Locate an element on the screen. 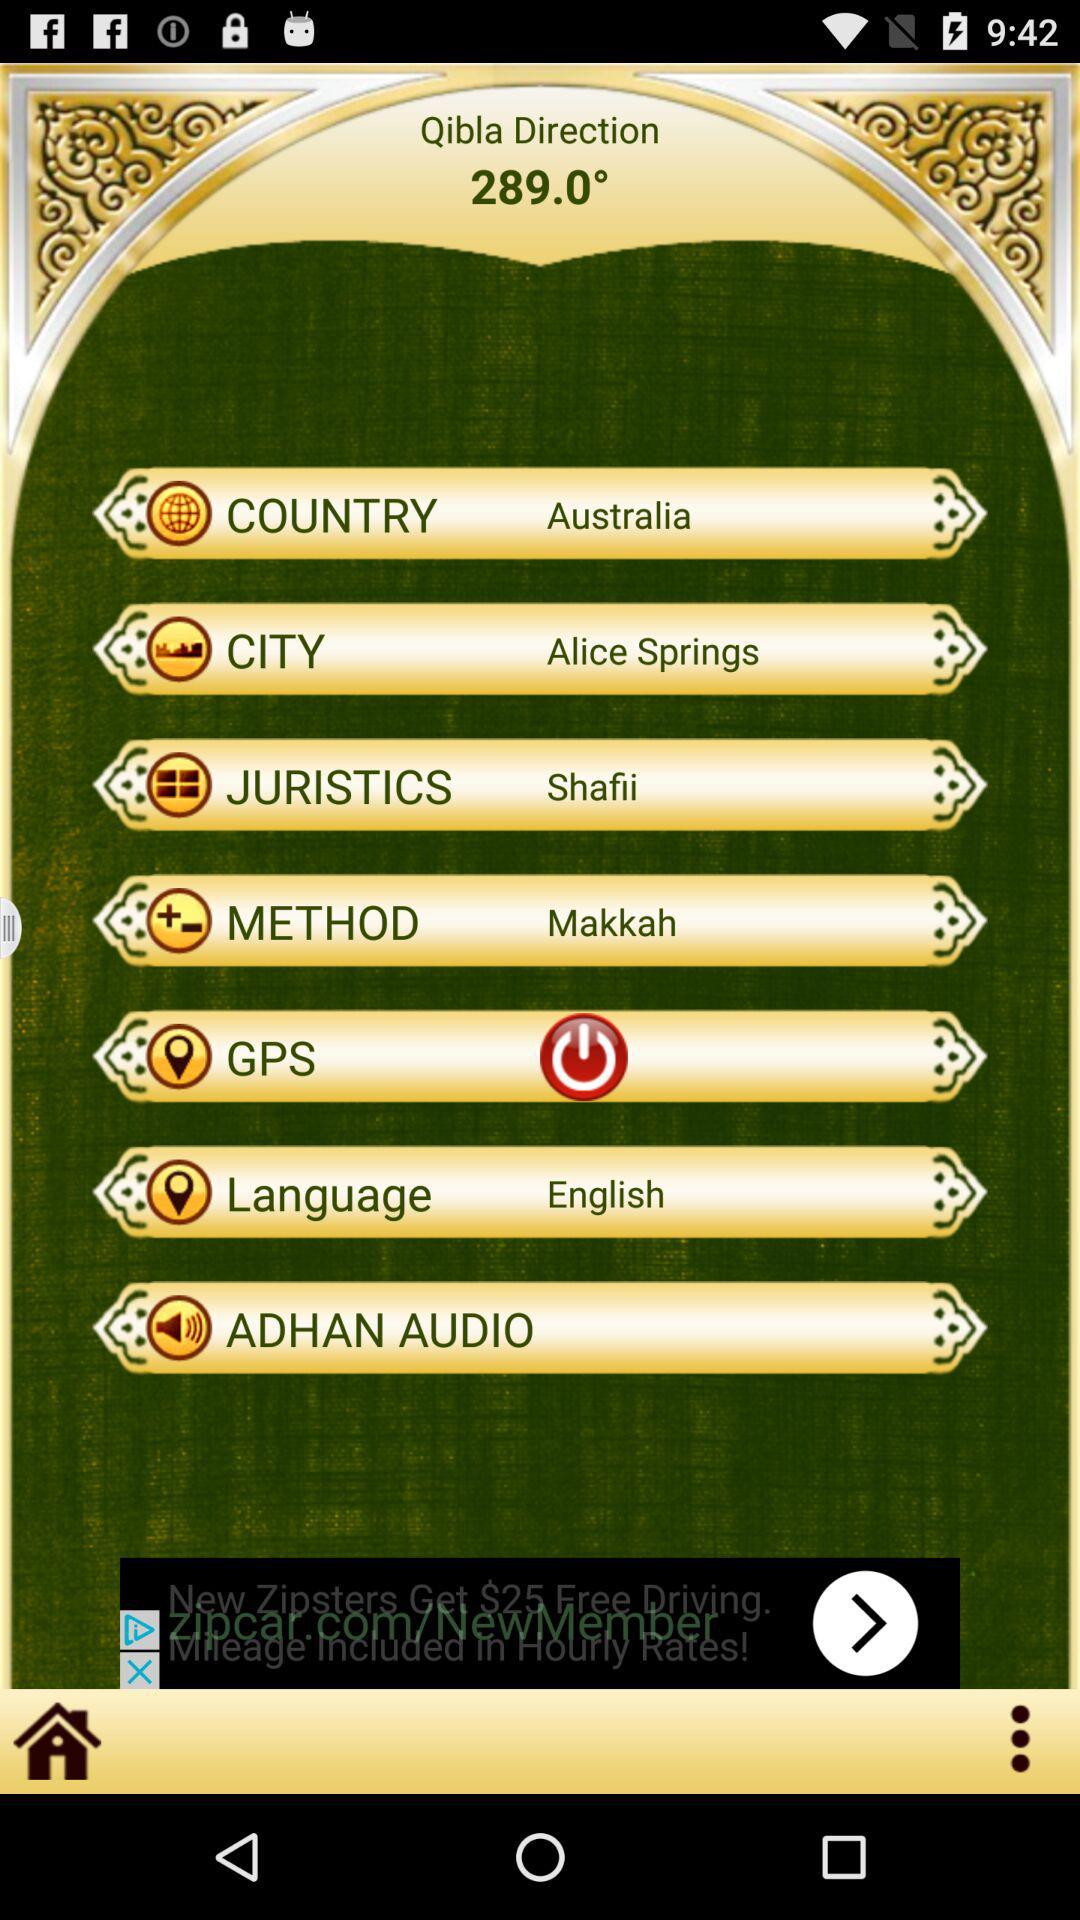 The height and width of the screenshot is (1920, 1080). open advertisement is located at coordinates (540, 1623).